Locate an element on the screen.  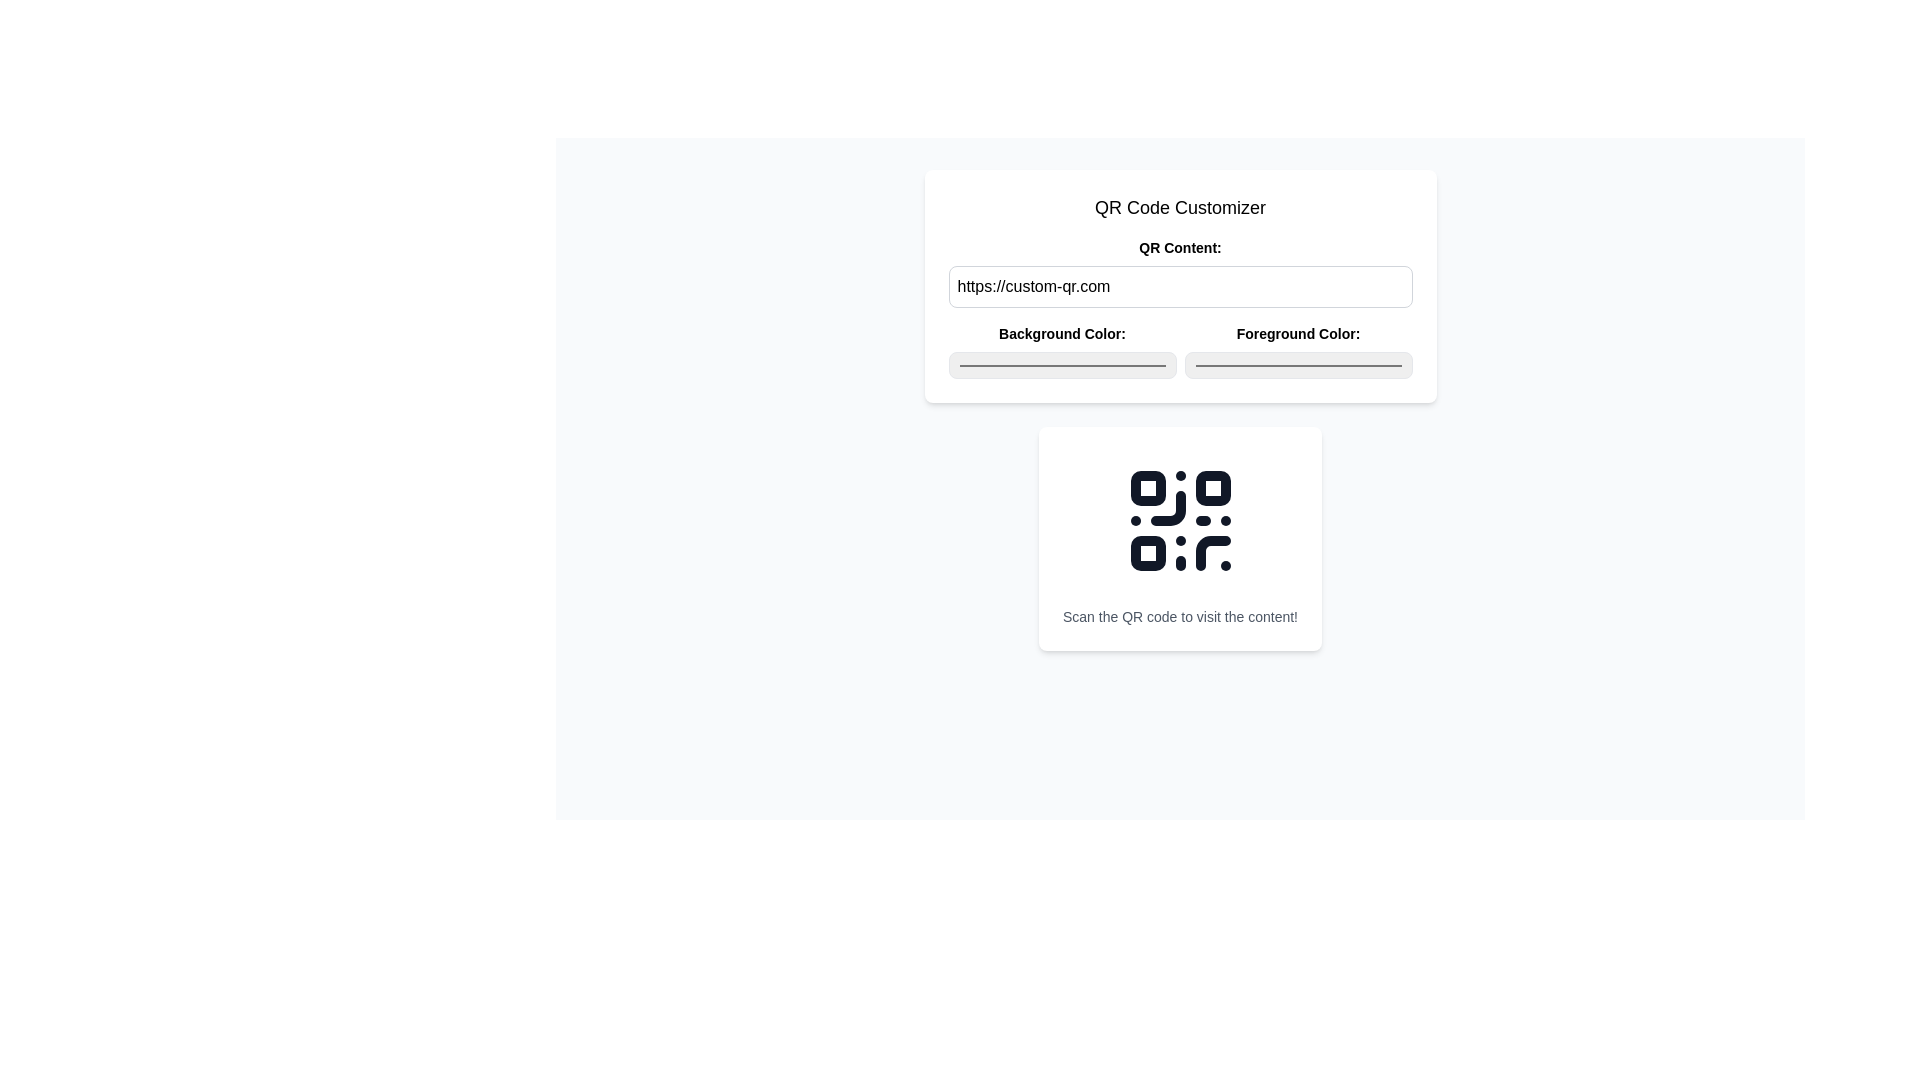
the foreground color value by sliding is located at coordinates (1198, 365).